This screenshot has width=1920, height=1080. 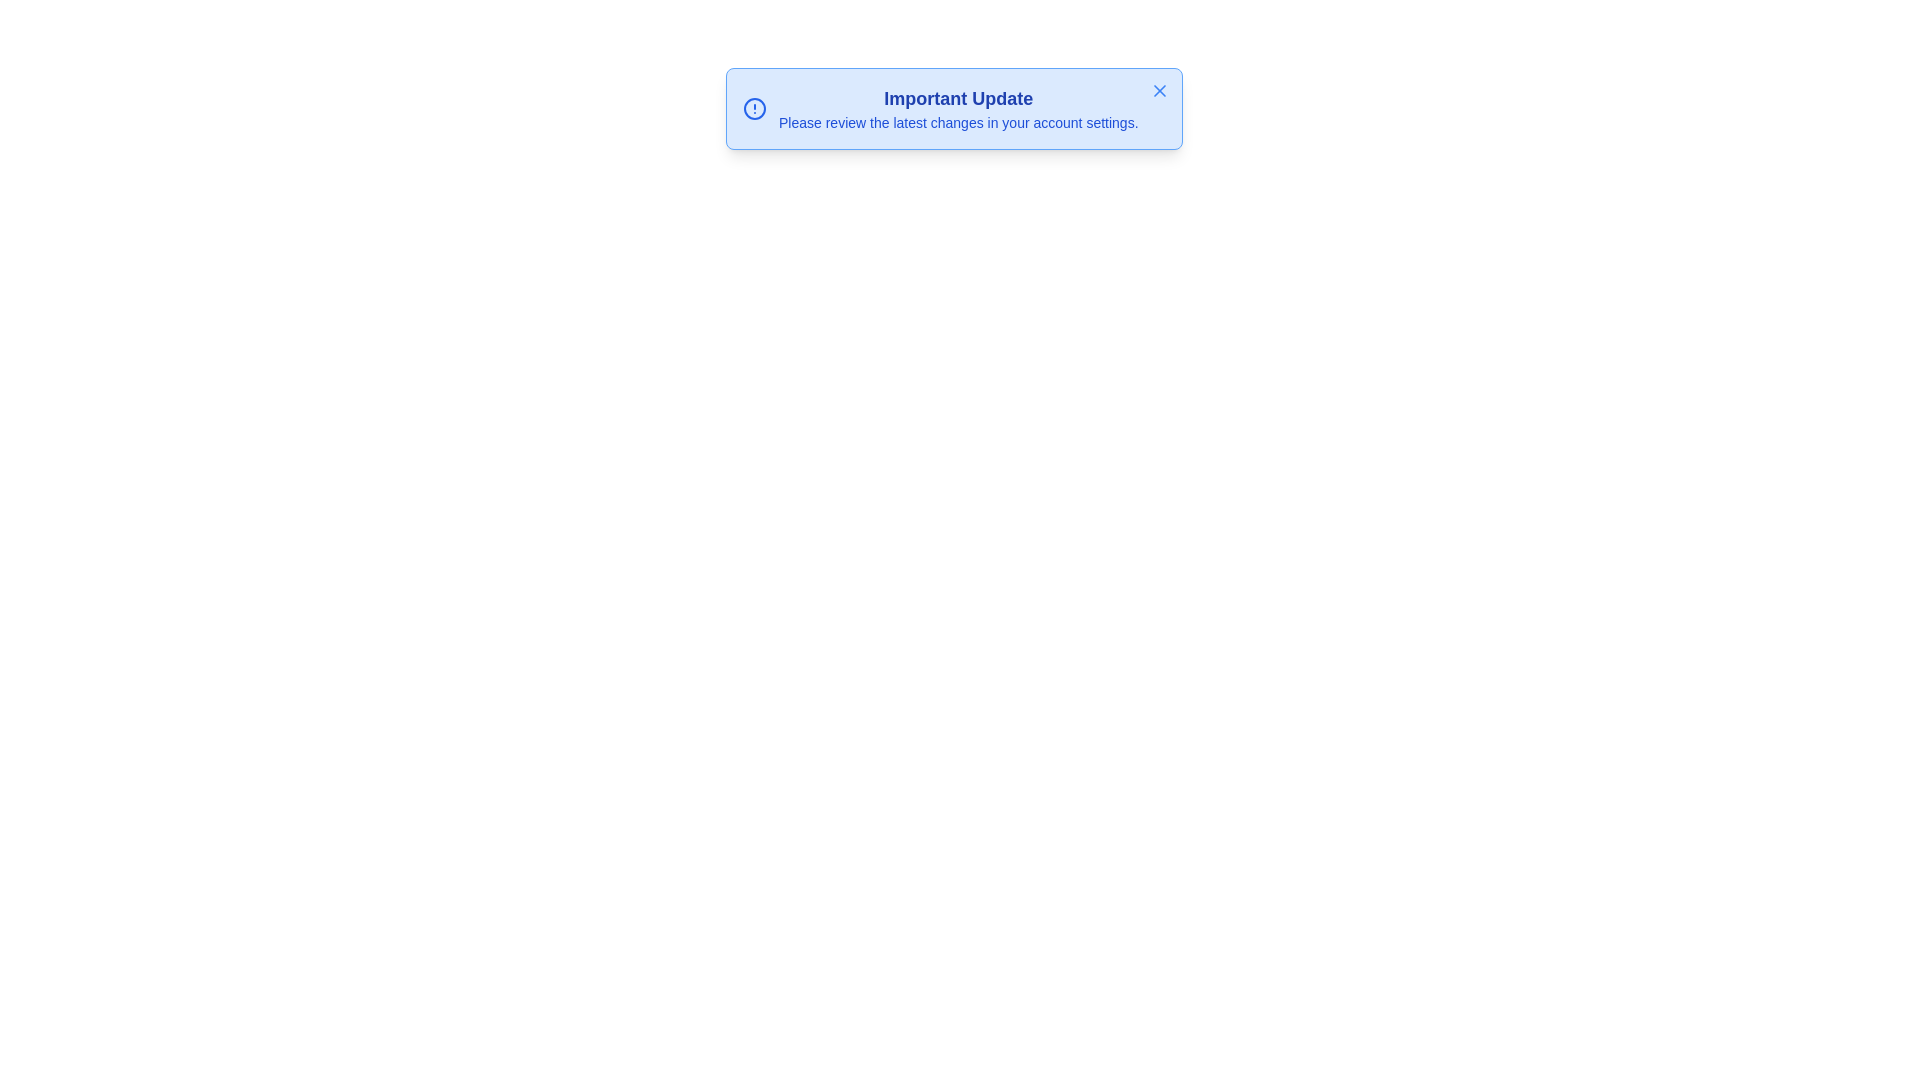 I want to click on the close button icon located in the top-right corner of the notification box, so click(x=1160, y=91).